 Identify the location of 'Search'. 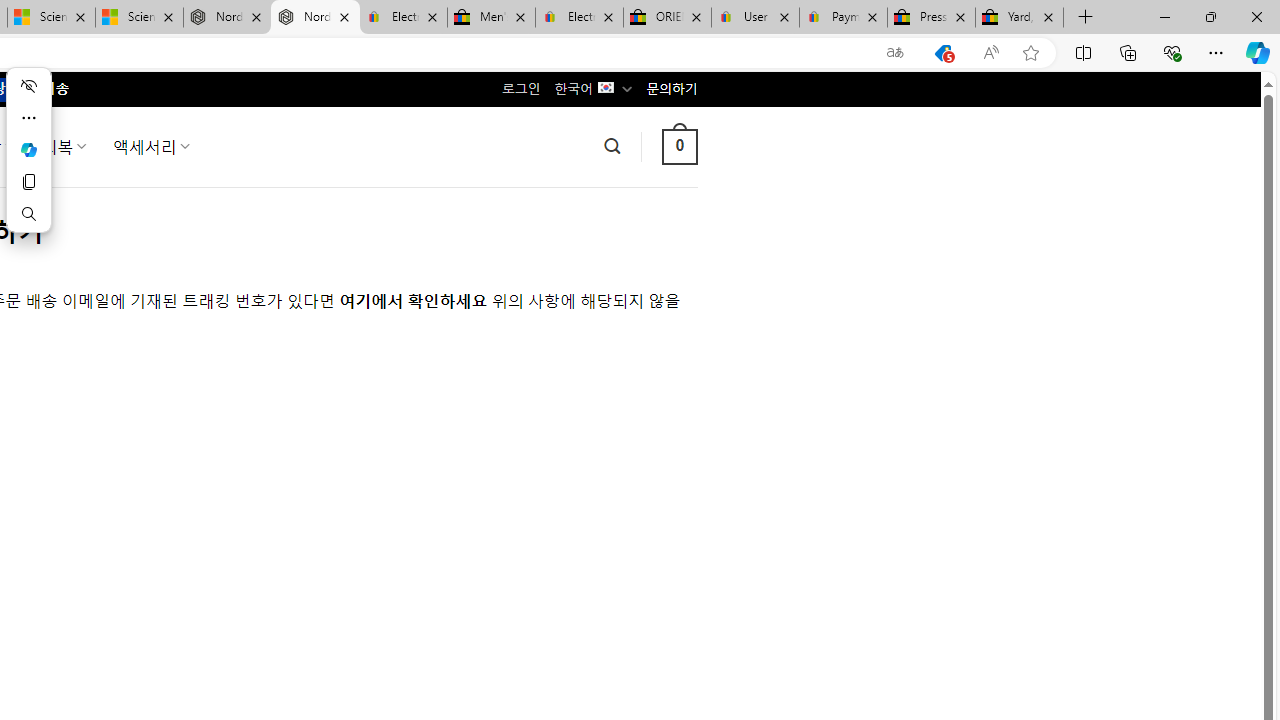
(28, 213).